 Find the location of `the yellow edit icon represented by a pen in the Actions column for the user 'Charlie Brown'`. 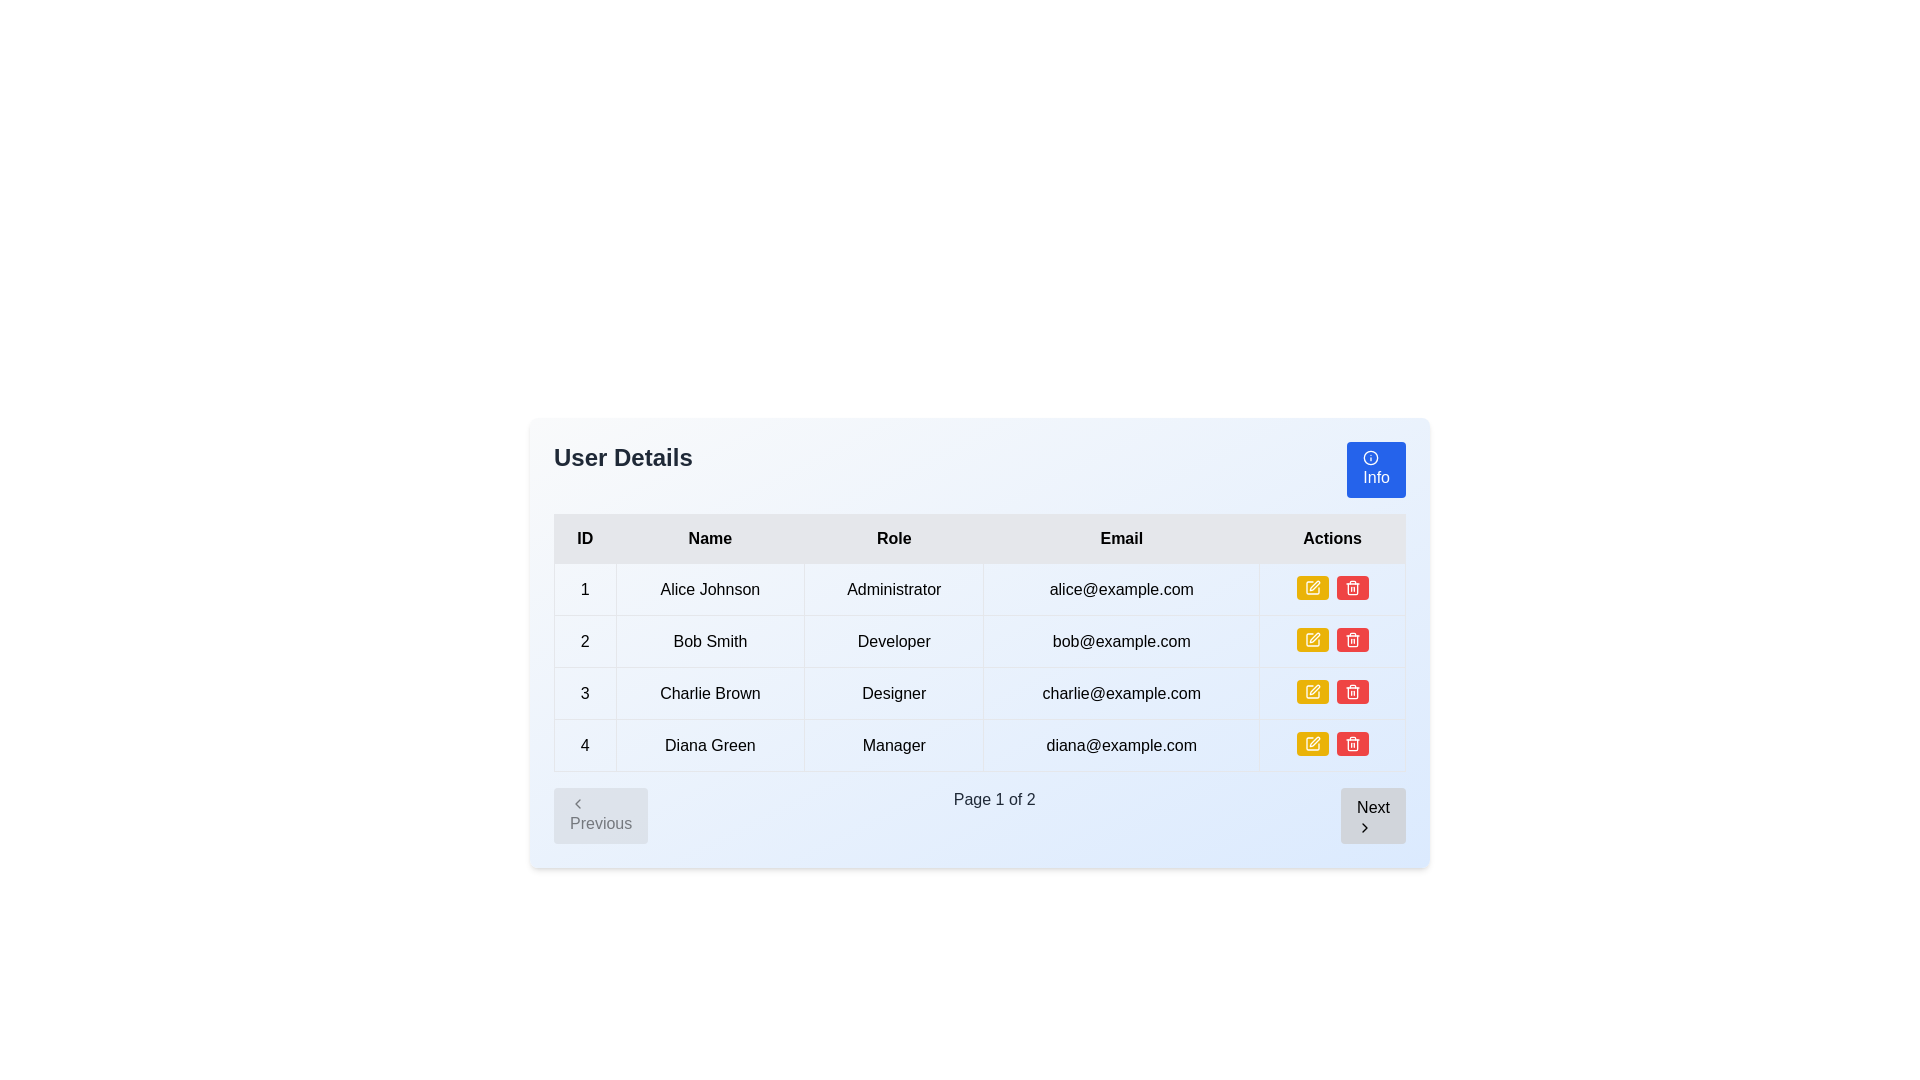

the yellow edit icon represented by a pen in the Actions column for the user 'Charlie Brown' is located at coordinates (1314, 637).